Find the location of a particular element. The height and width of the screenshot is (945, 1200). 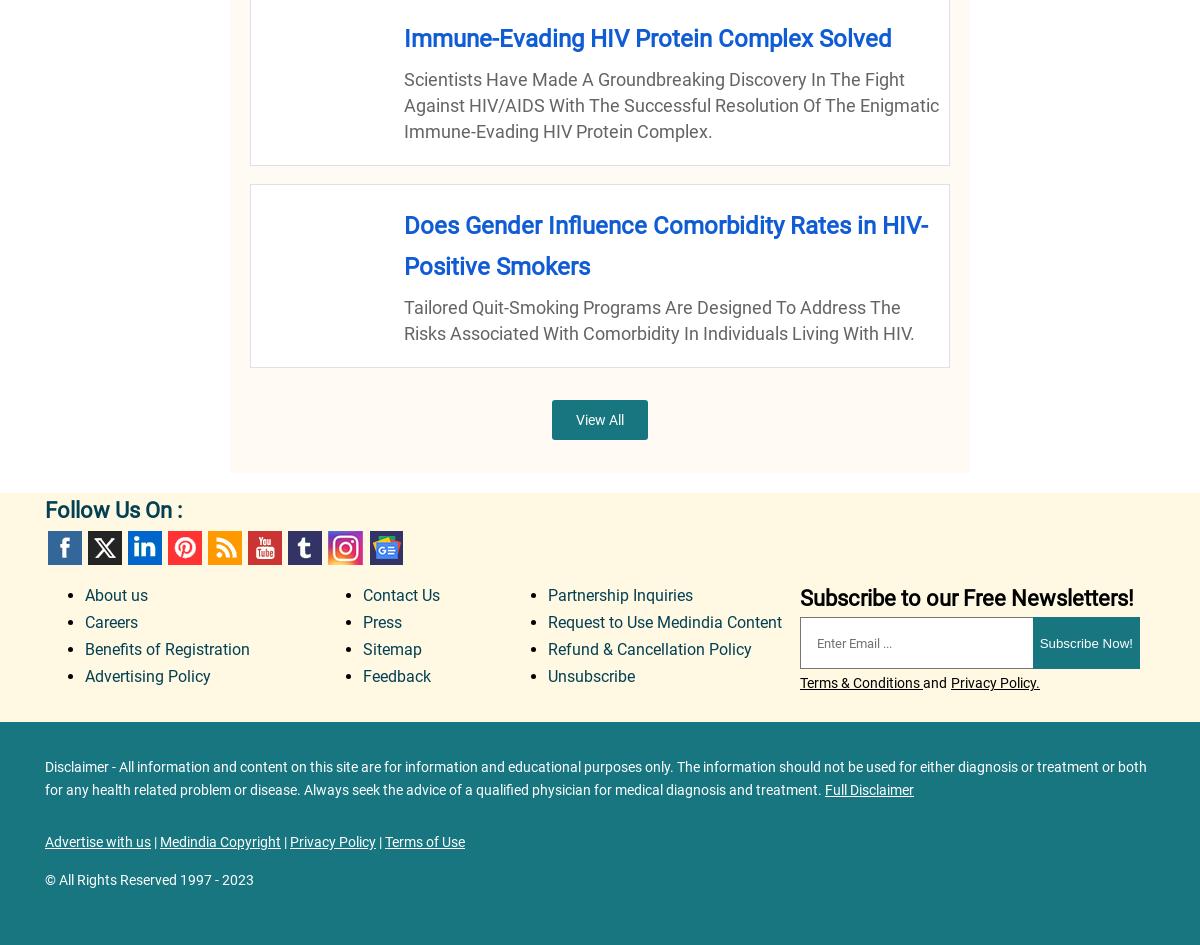

'Tailored quit-smoking programs are designed to address the risks associated with comorbidity in individuals living with HIV.' is located at coordinates (659, 320).